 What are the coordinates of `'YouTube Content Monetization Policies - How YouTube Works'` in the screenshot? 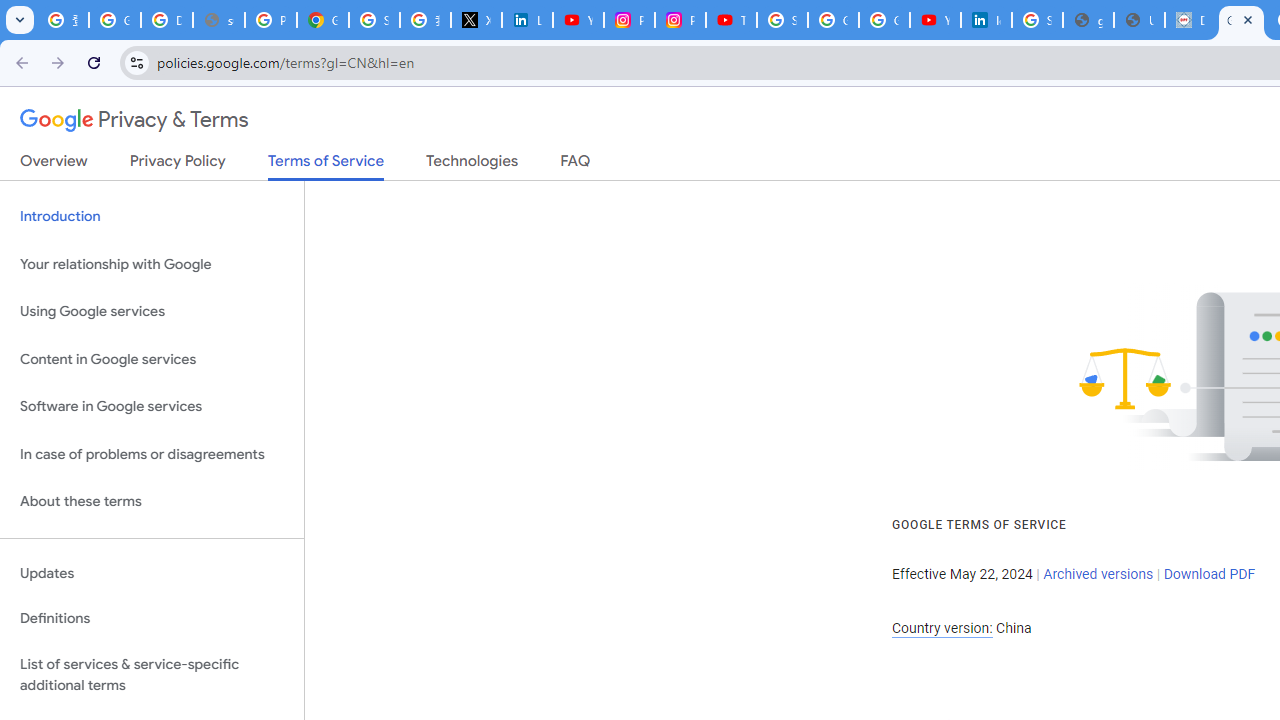 It's located at (577, 20).